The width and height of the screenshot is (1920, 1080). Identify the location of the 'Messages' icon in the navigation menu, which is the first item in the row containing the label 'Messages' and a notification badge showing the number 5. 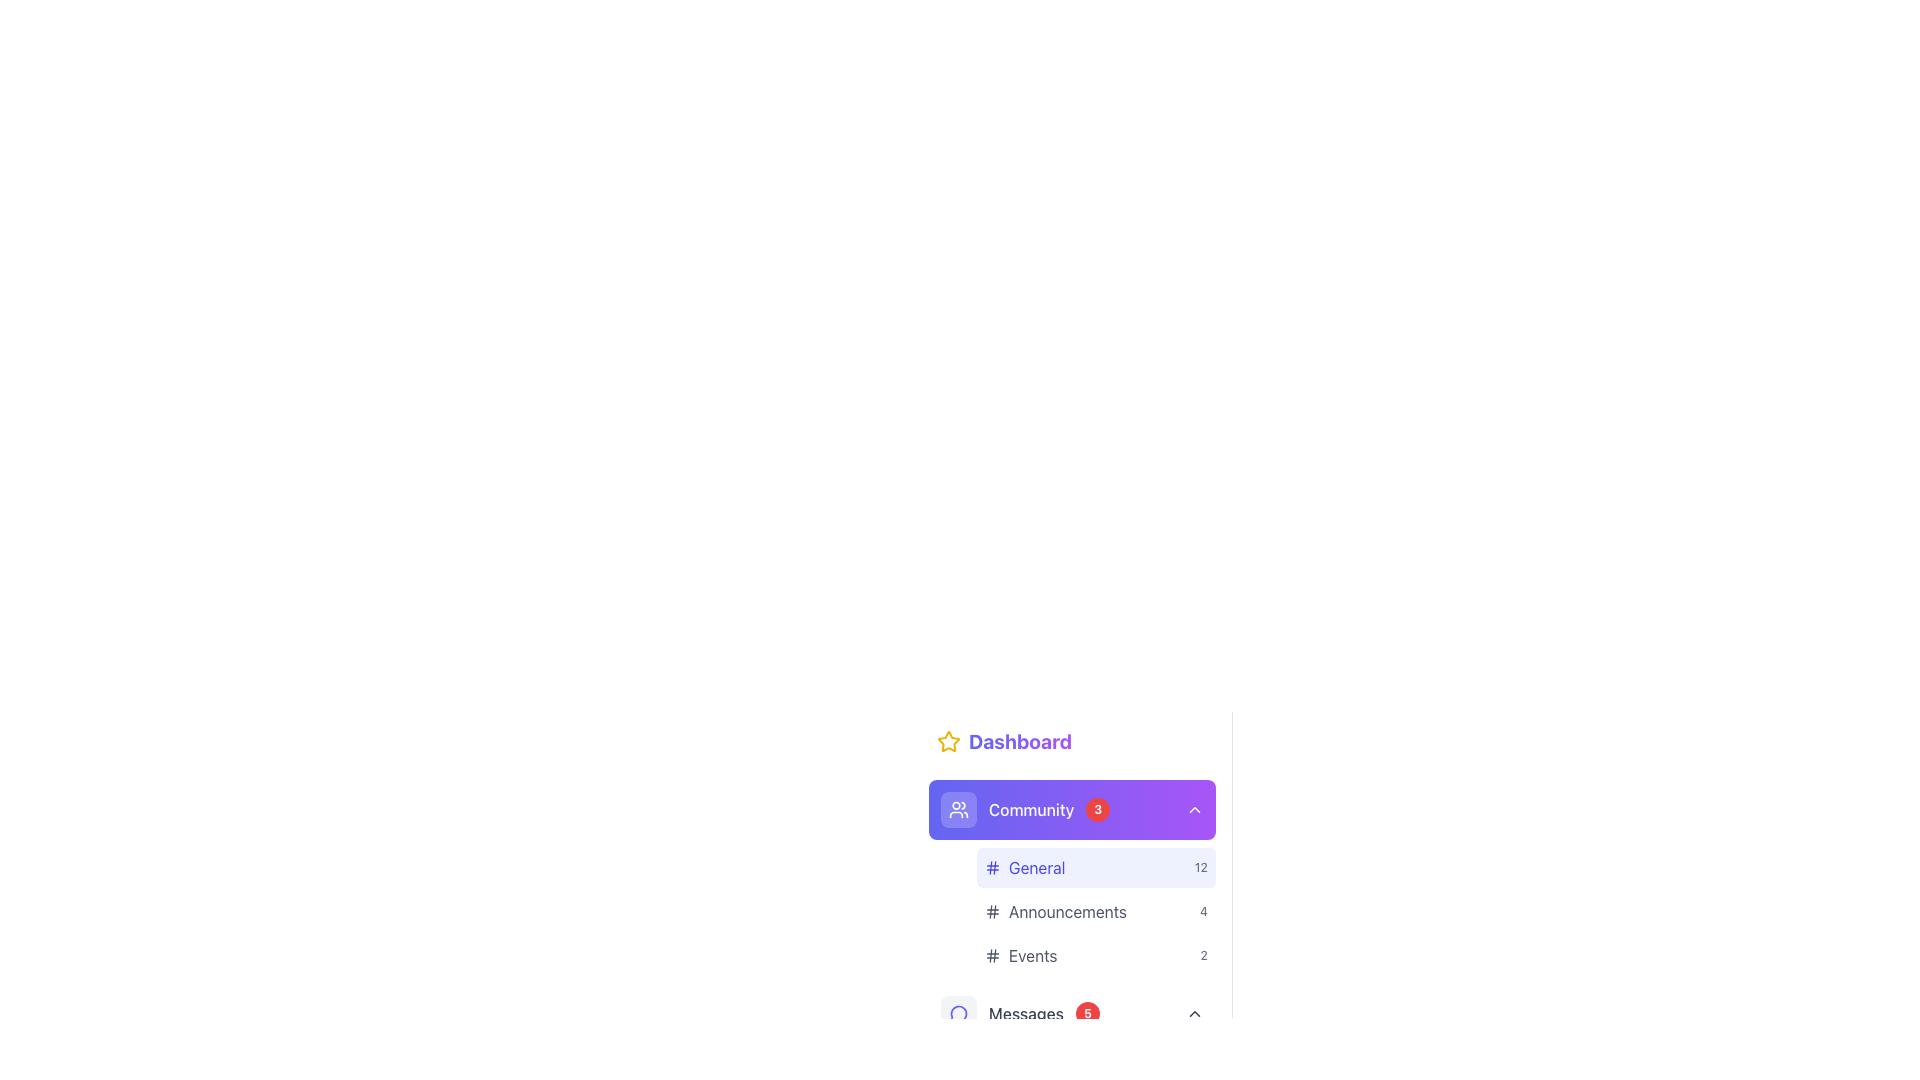
(958, 1014).